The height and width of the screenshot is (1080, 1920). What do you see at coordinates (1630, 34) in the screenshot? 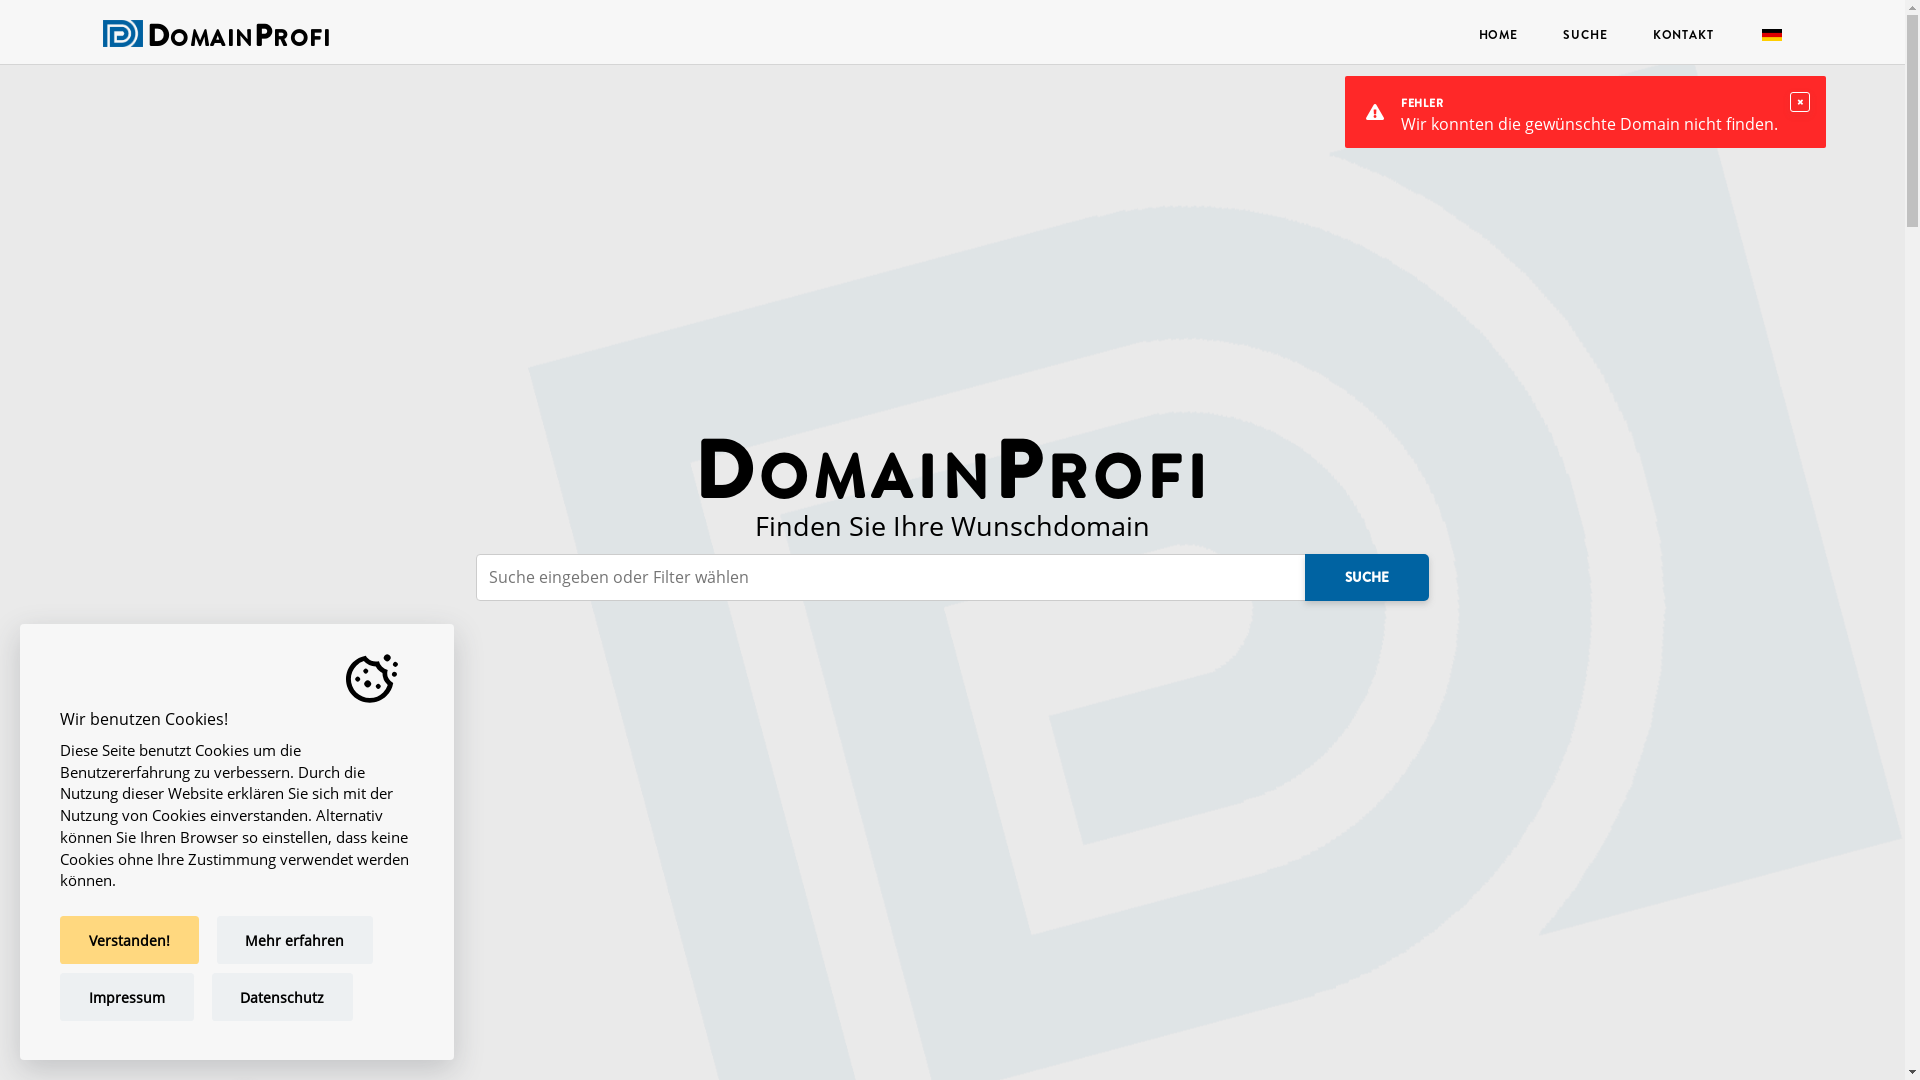
I see `'KONTAKT'` at bounding box center [1630, 34].